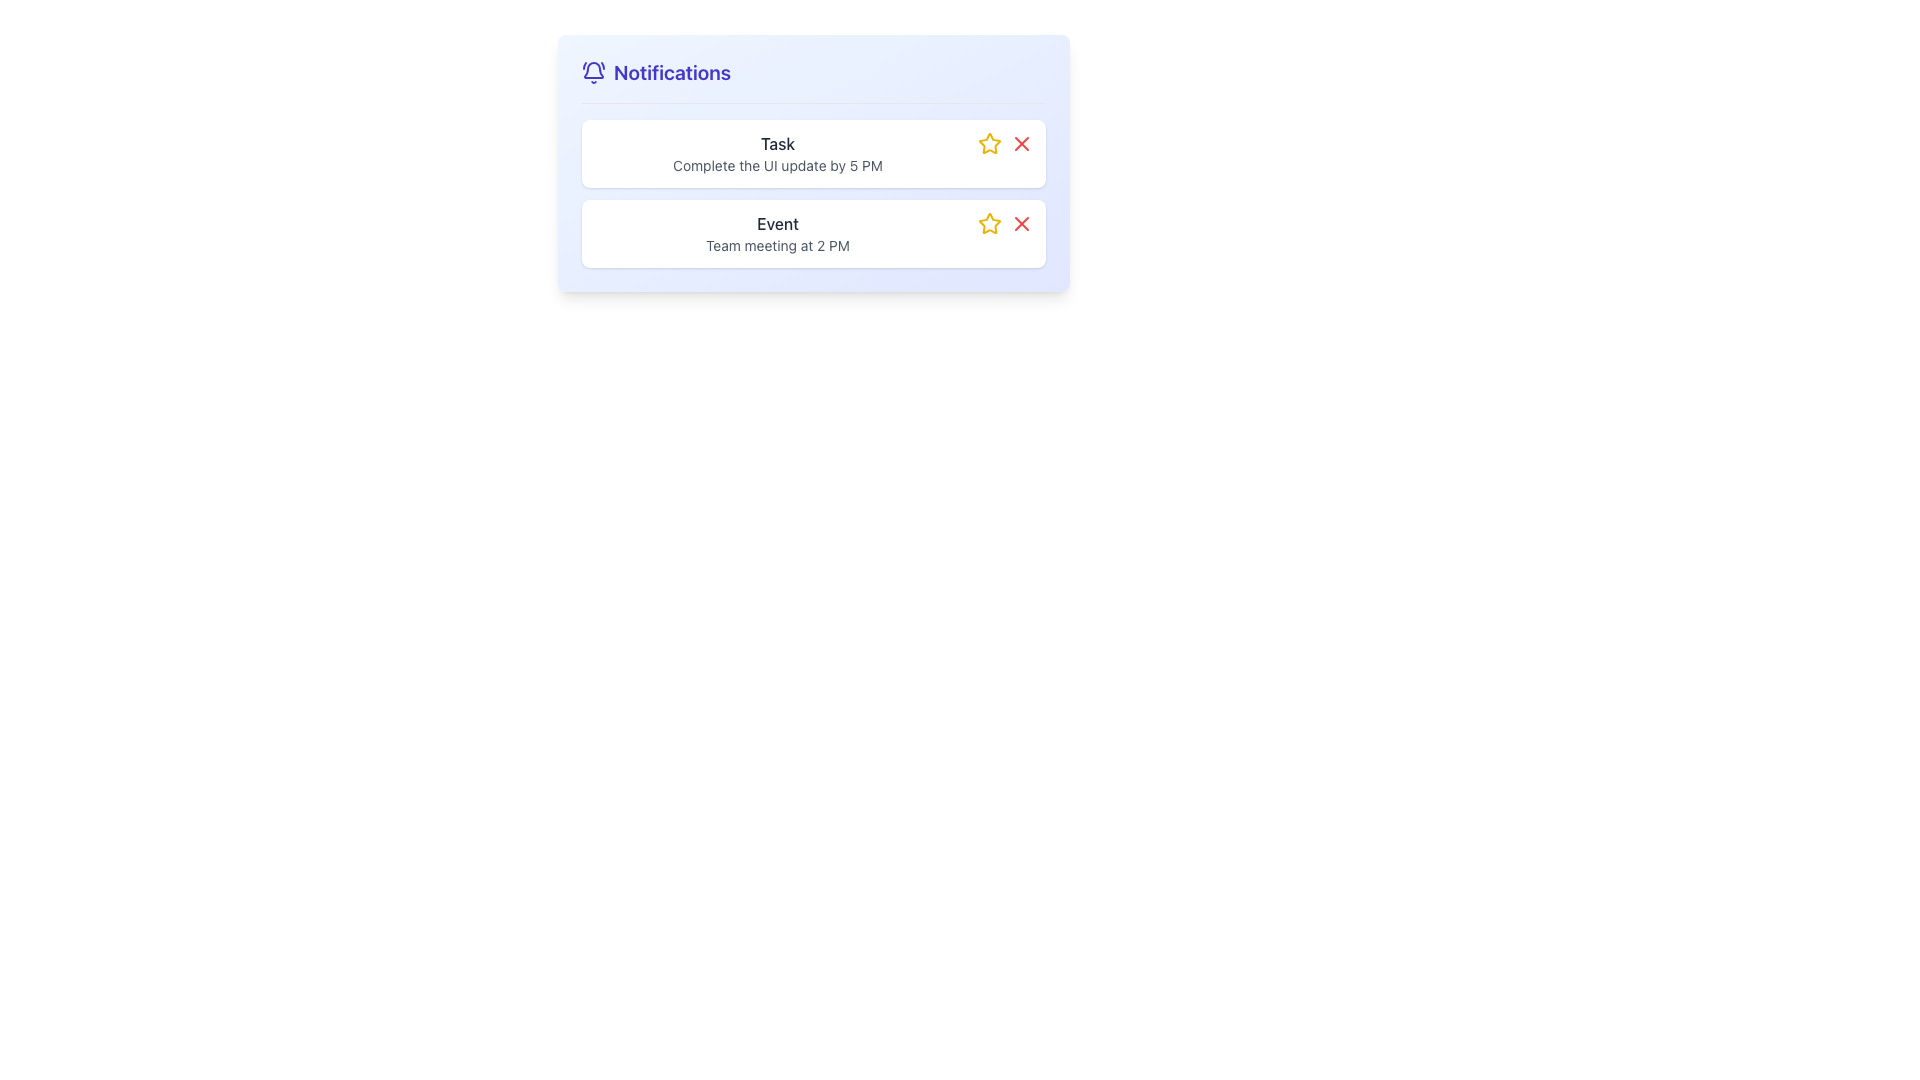 This screenshot has height=1080, width=1920. I want to click on the red cross icon button located to the right of the 'Task' text in the notifications panel to observe the styling changes, so click(1022, 142).